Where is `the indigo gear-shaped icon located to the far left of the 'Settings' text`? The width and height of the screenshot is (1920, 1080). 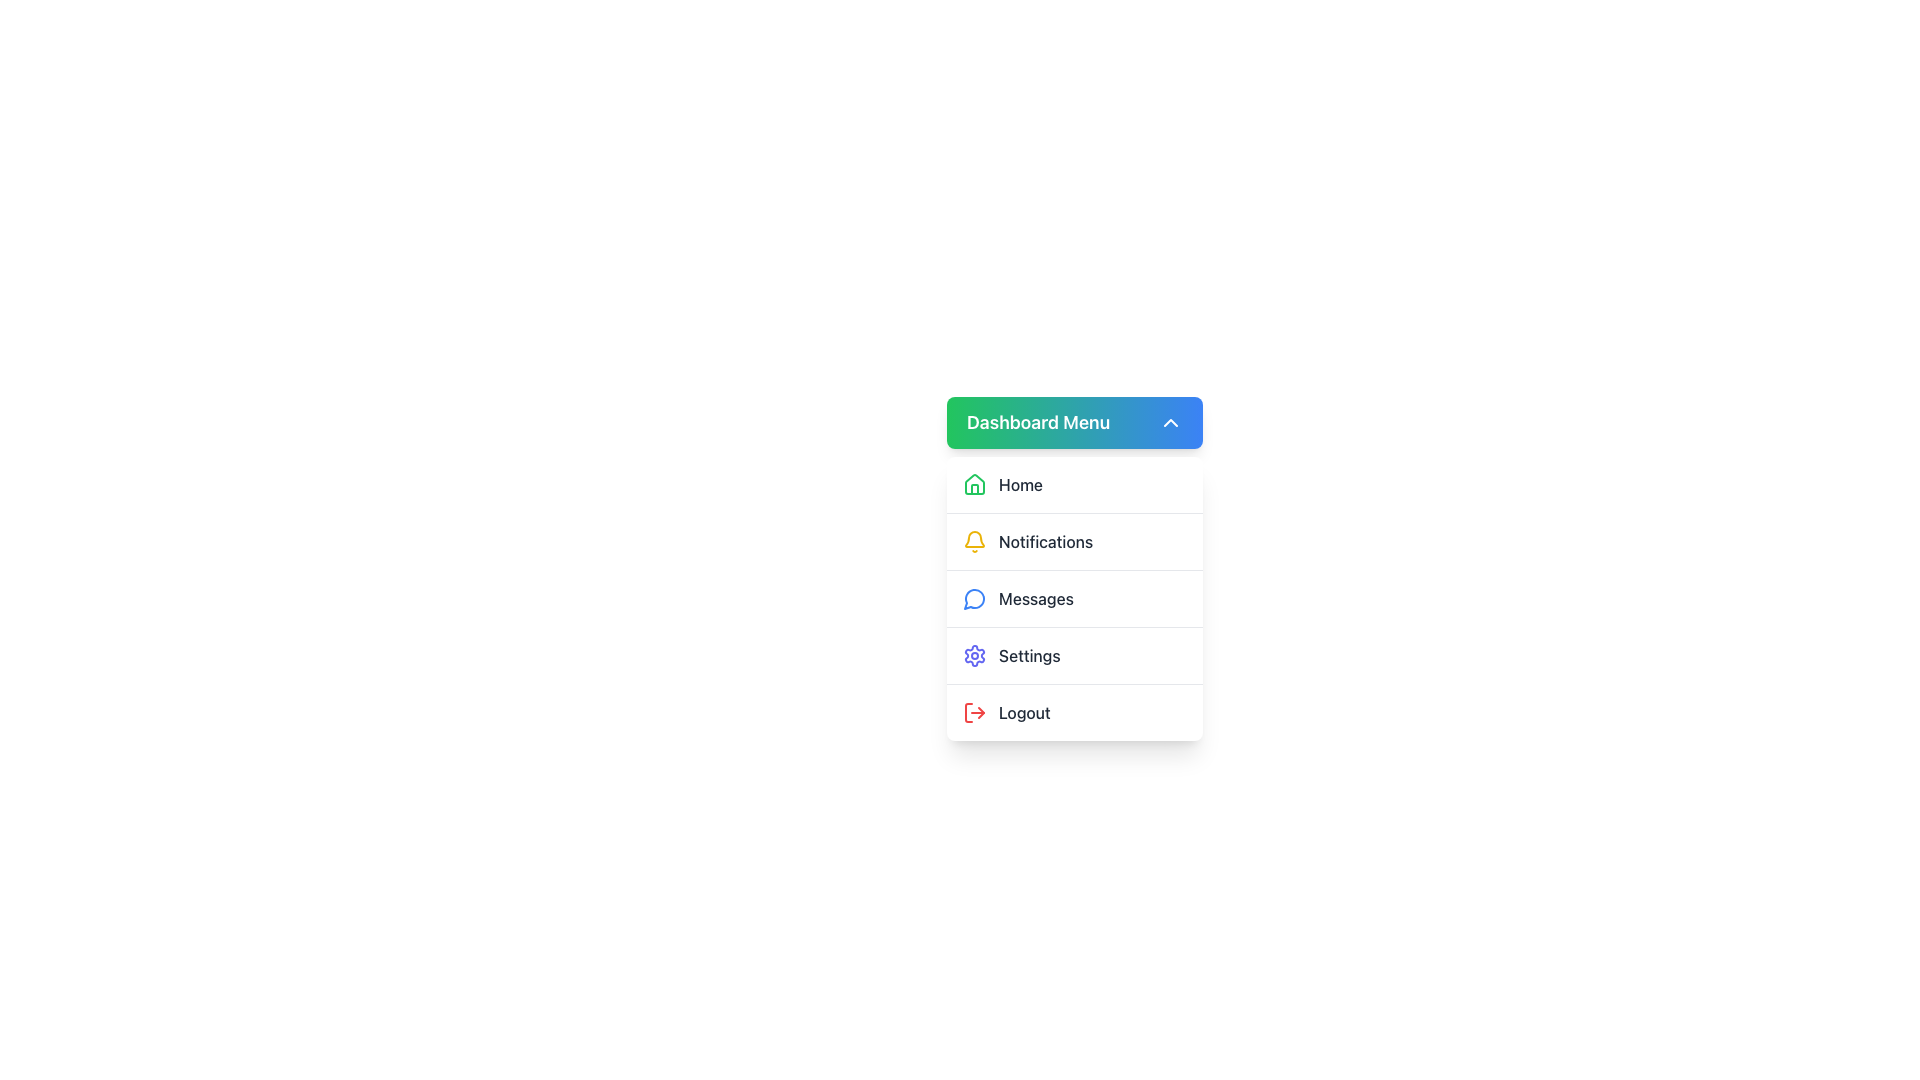
the indigo gear-shaped icon located to the far left of the 'Settings' text is located at coordinates (974, 655).